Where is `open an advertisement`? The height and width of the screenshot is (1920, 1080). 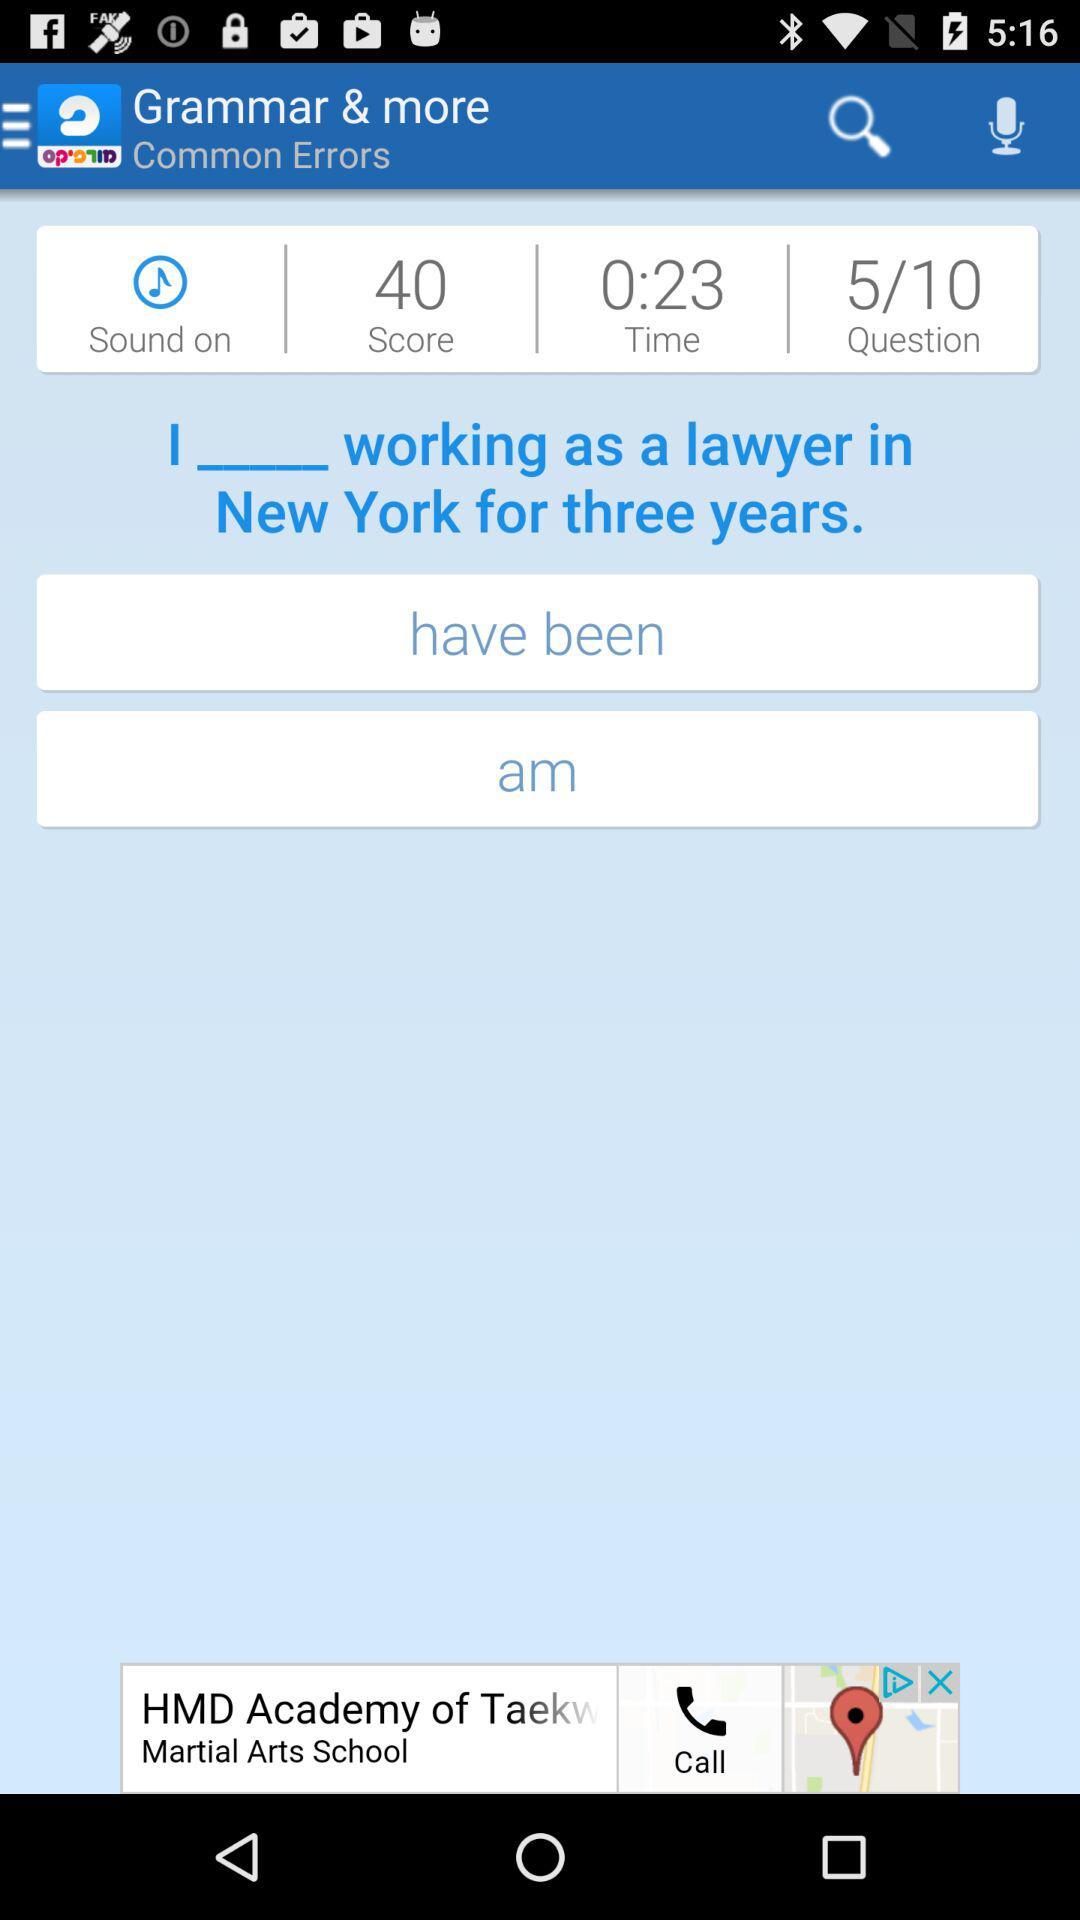 open an advertisement is located at coordinates (540, 1727).